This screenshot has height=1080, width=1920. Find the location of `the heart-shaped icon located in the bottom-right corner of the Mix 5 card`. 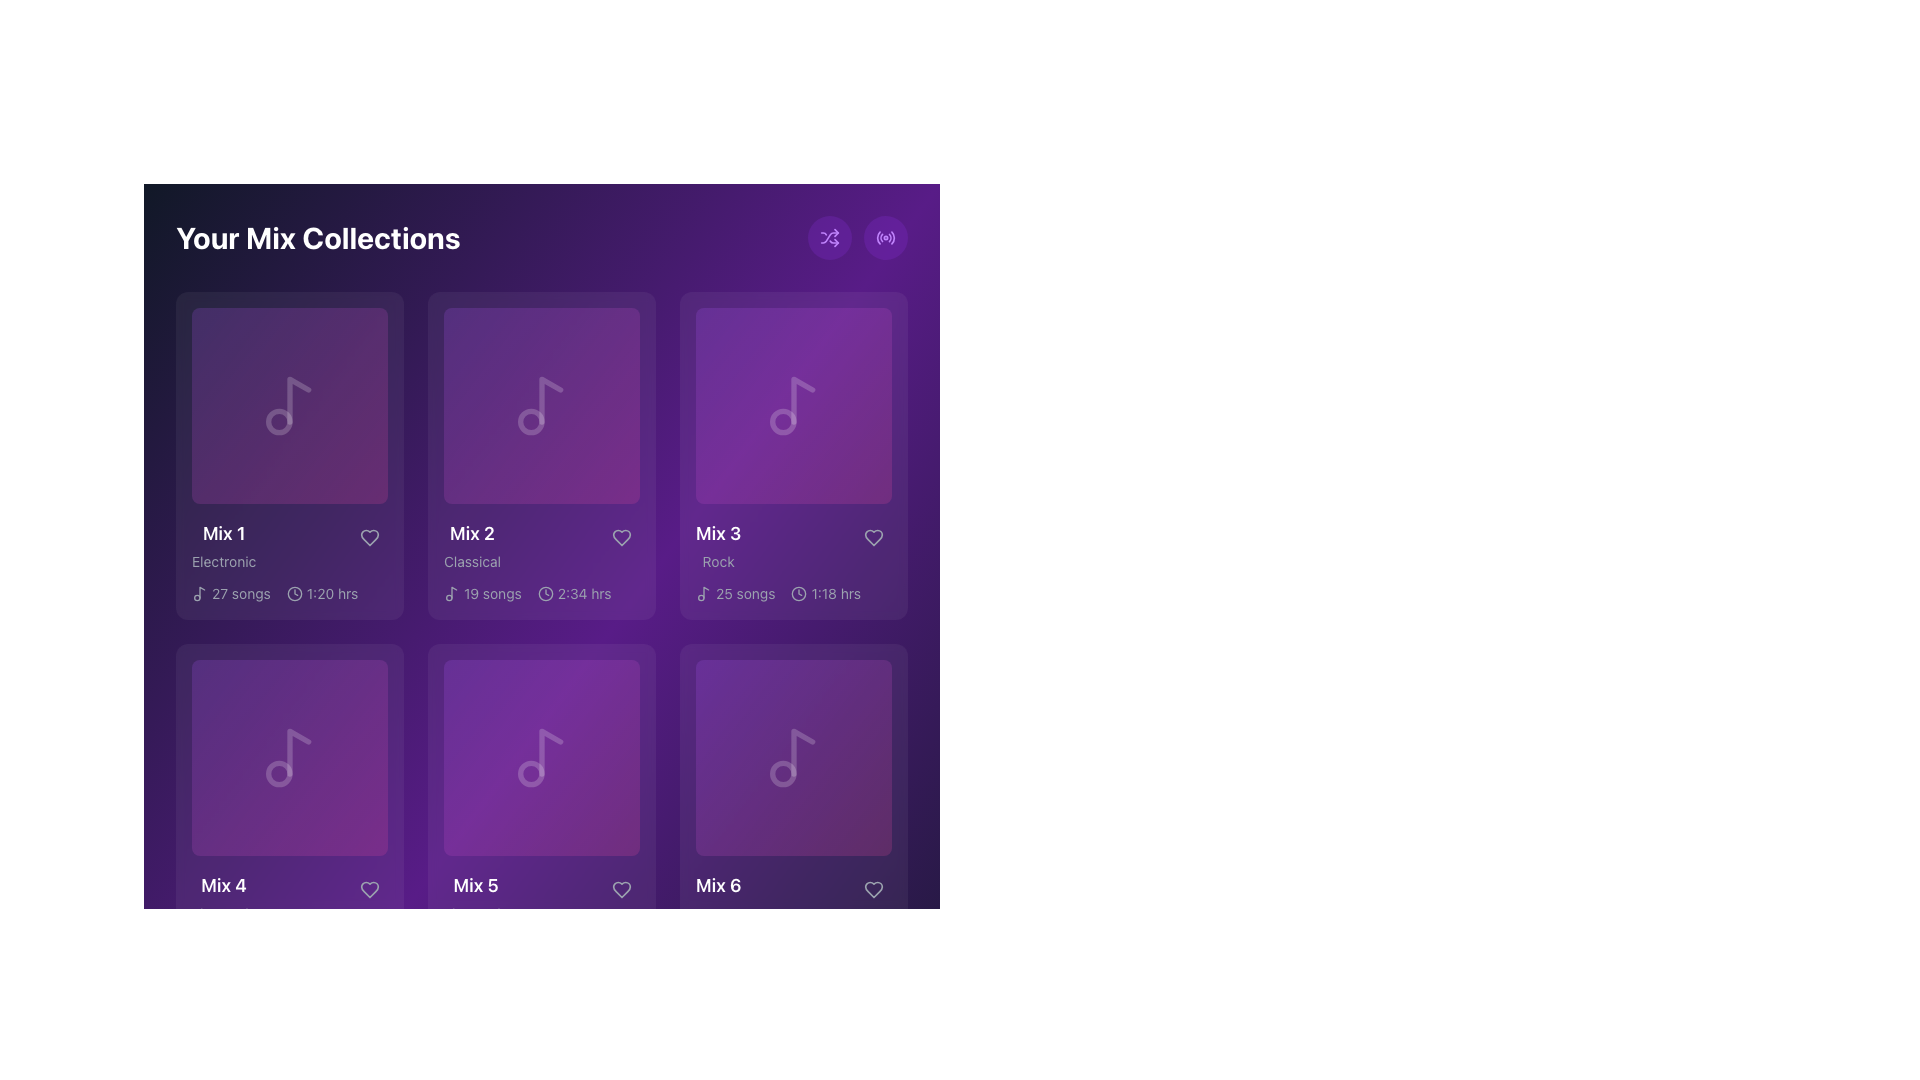

the heart-shaped icon located in the bottom-right corner of the Mix 5 card is located at coordinates (621, 889).